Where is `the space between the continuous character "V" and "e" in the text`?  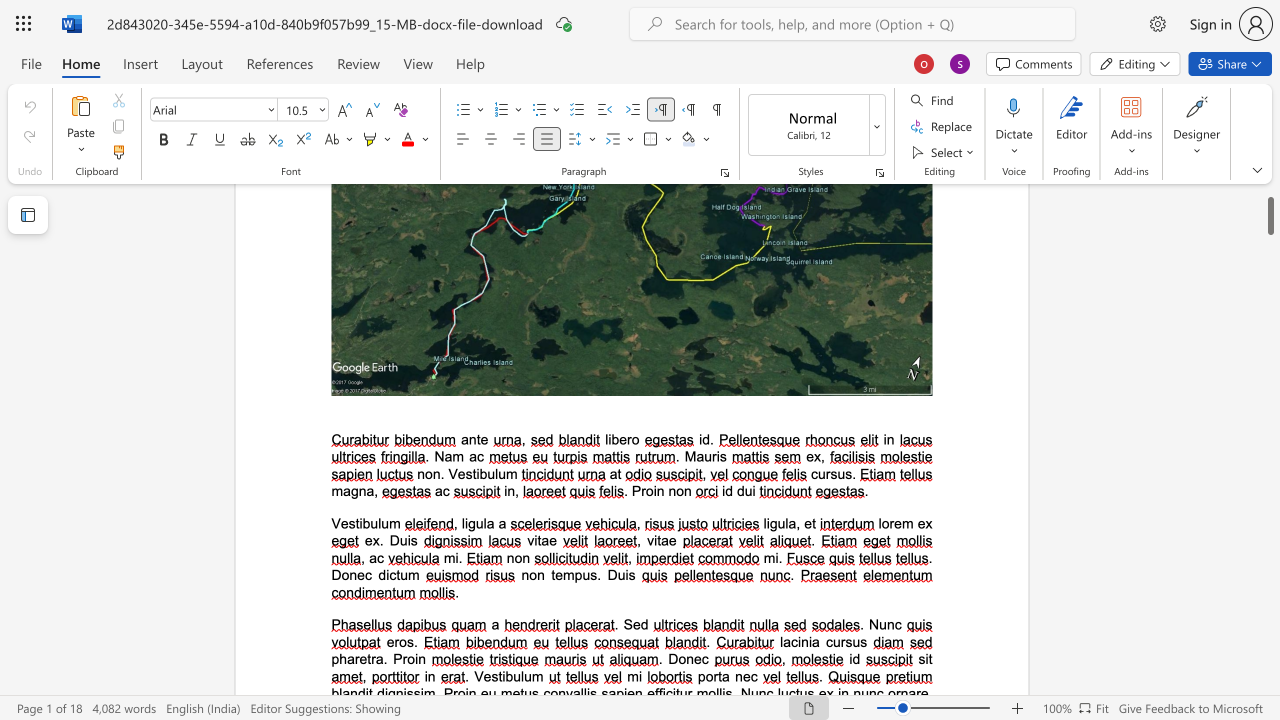
the space between the continuous character "V" and "e" in the text is located at coordinates (483, 675).